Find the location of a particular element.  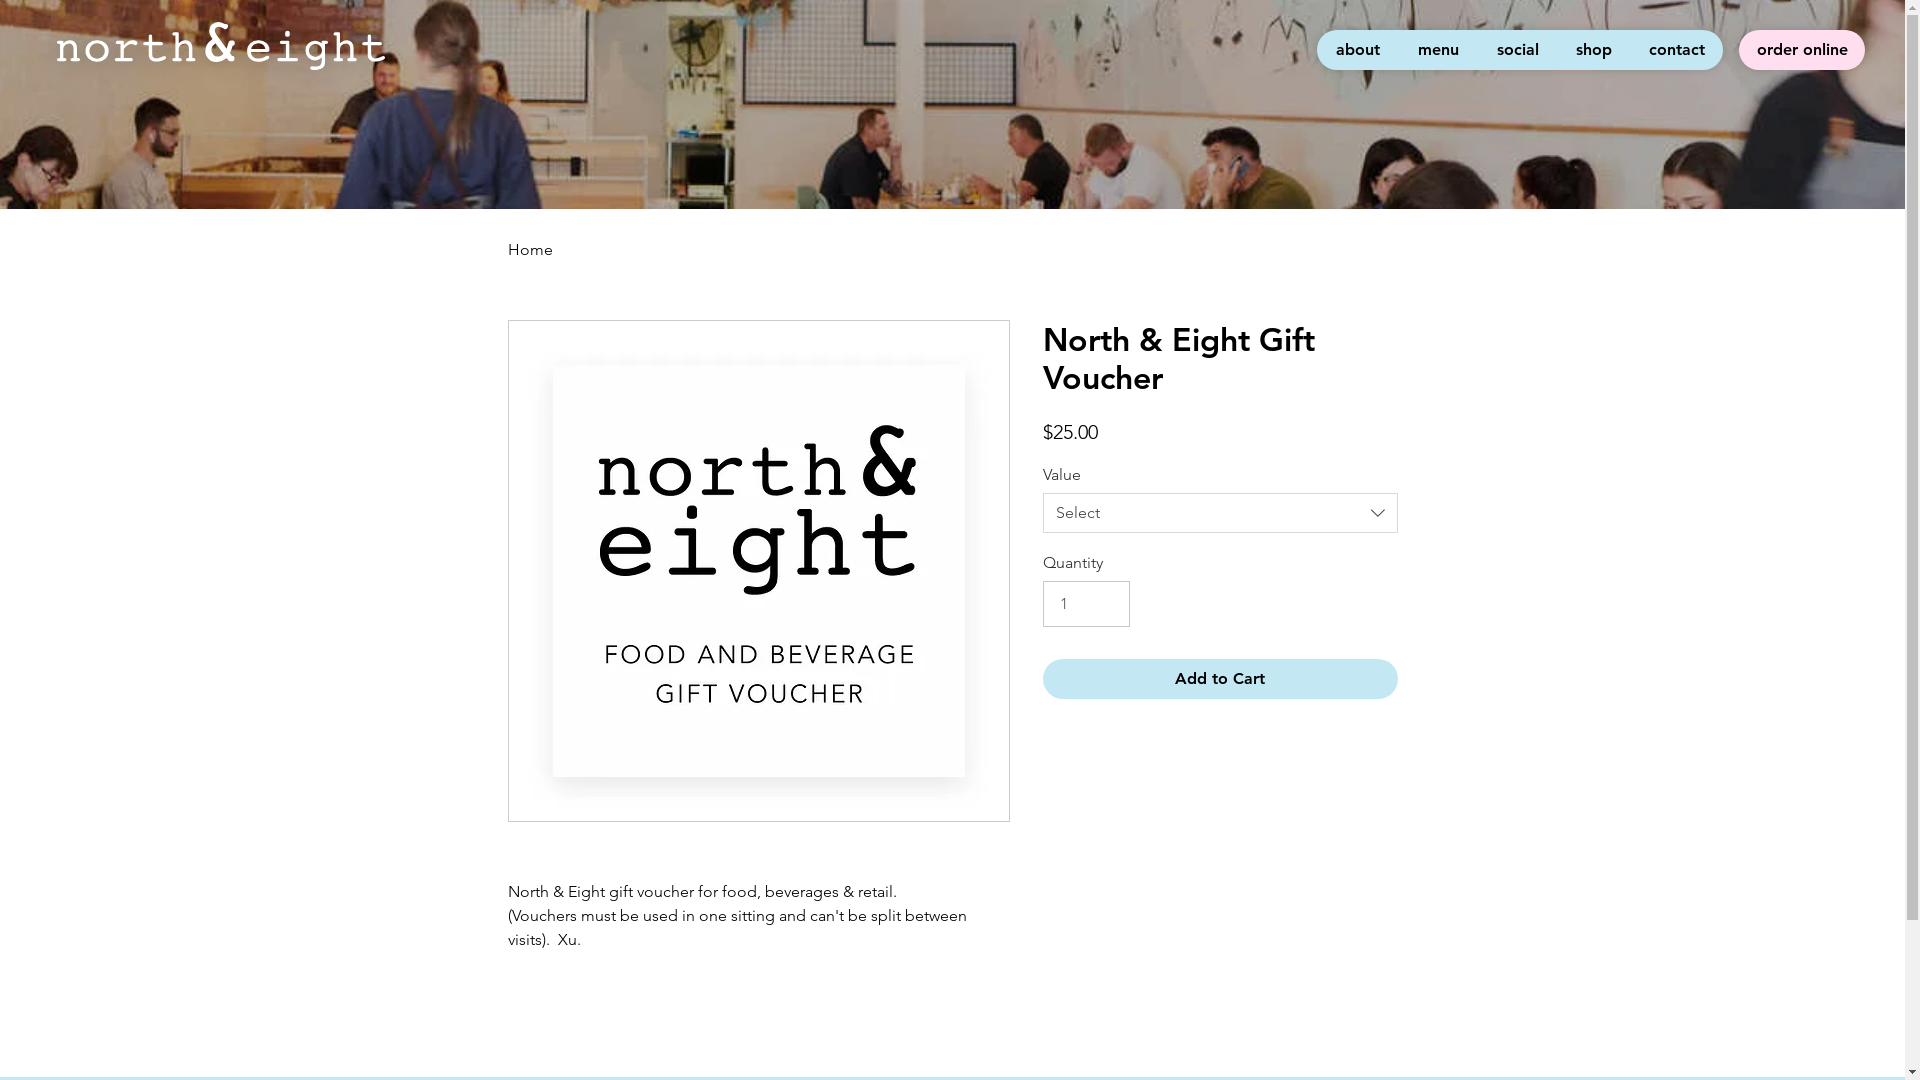

'shop' is located at coordinates (1592, 49).